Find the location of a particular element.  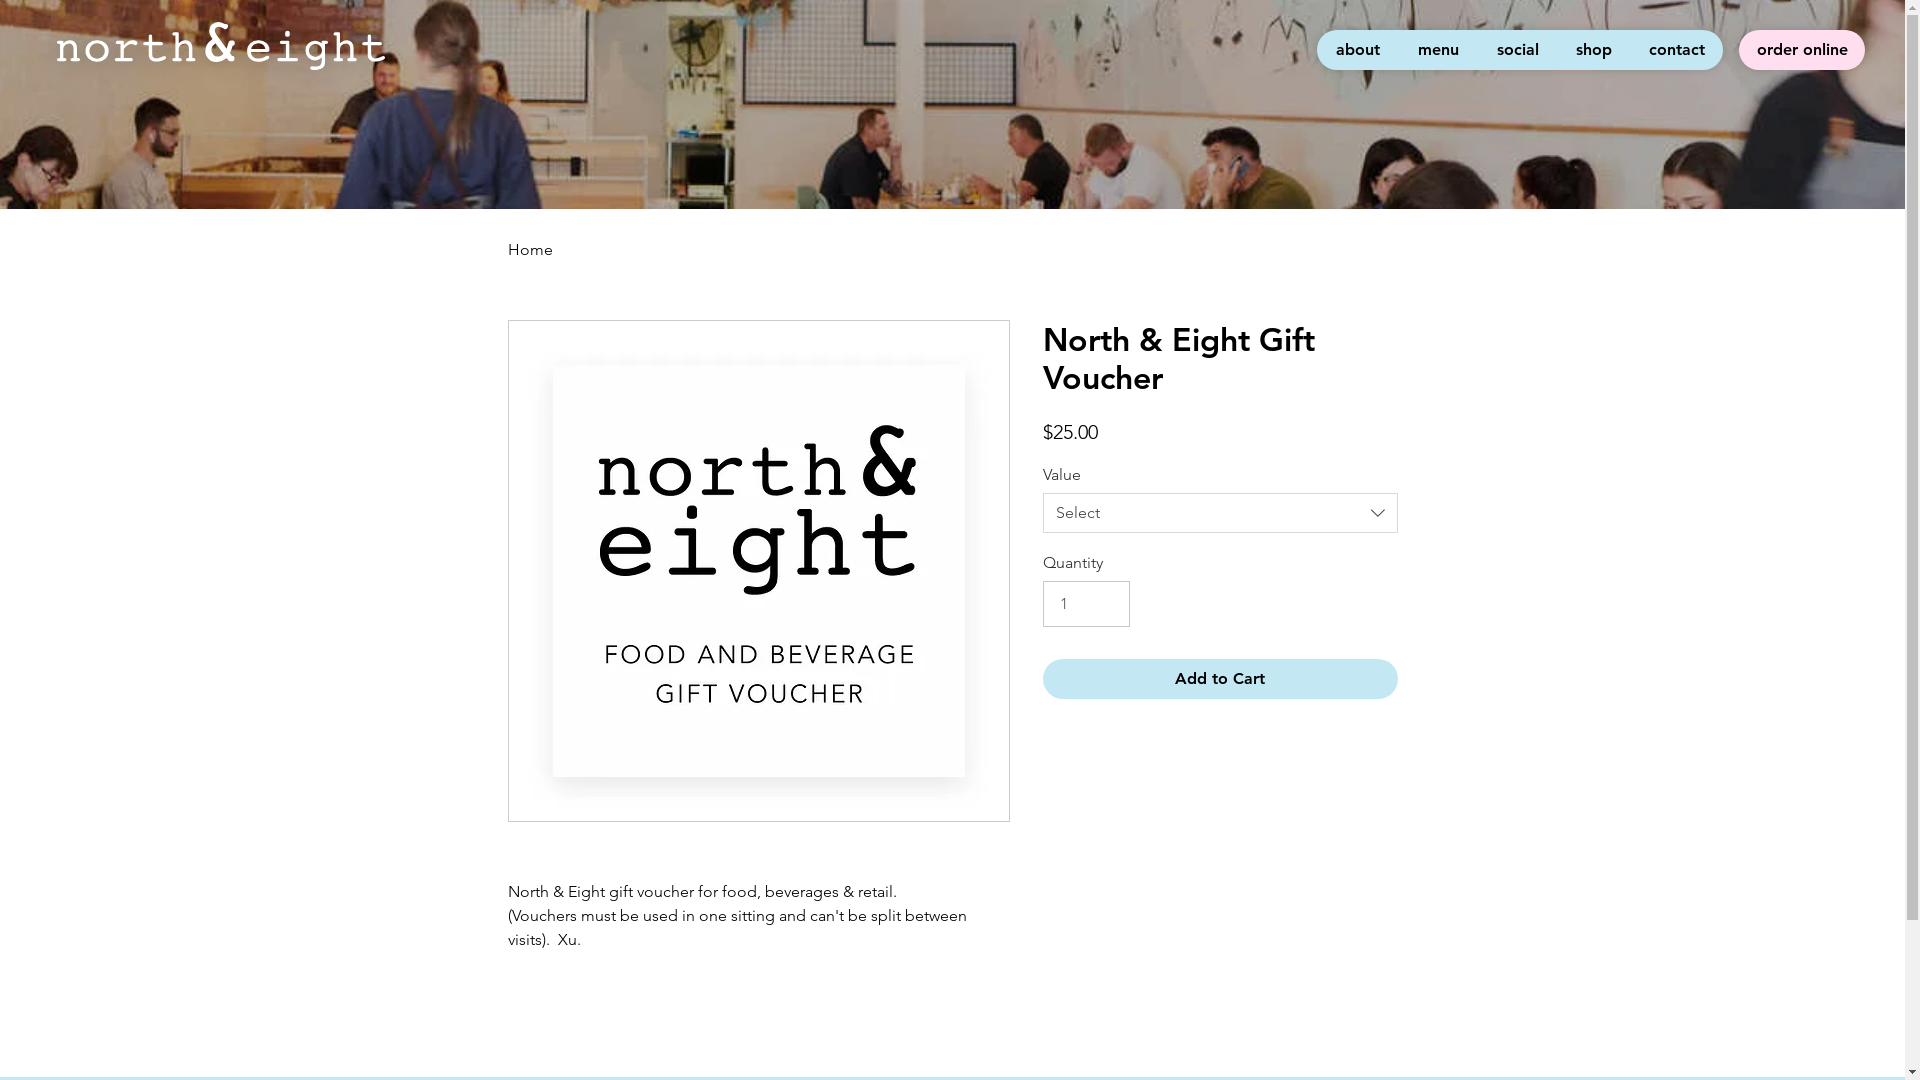

'shop' is located at coordinates (1592, 49).